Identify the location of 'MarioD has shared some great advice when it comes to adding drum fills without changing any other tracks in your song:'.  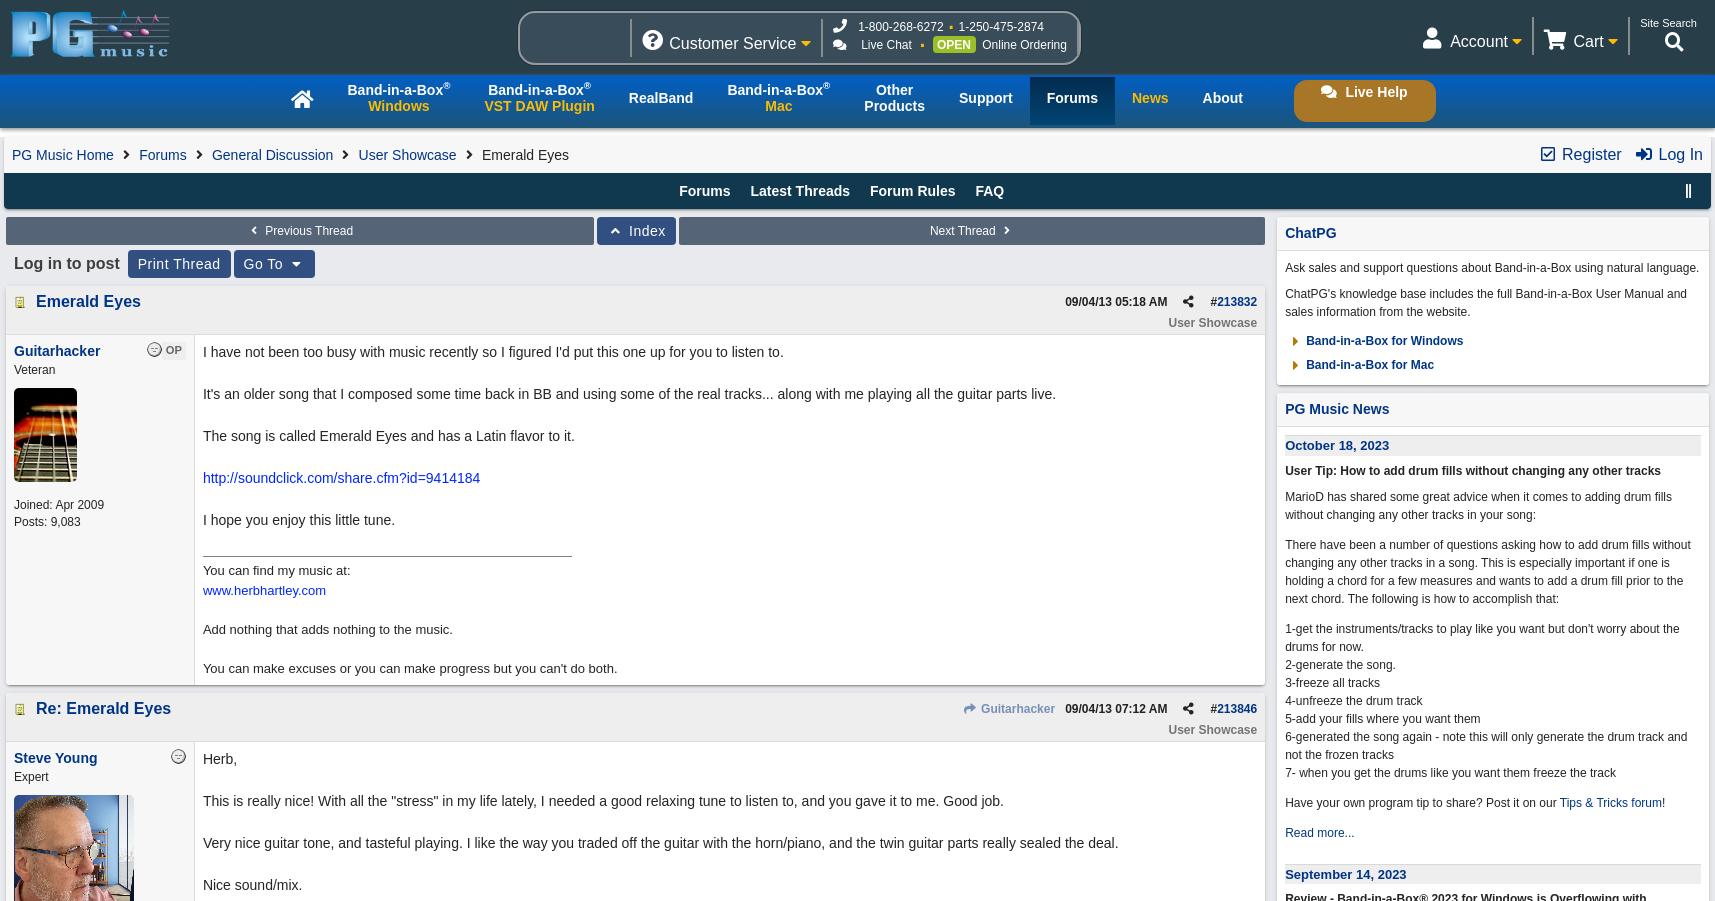
(1477, 505).